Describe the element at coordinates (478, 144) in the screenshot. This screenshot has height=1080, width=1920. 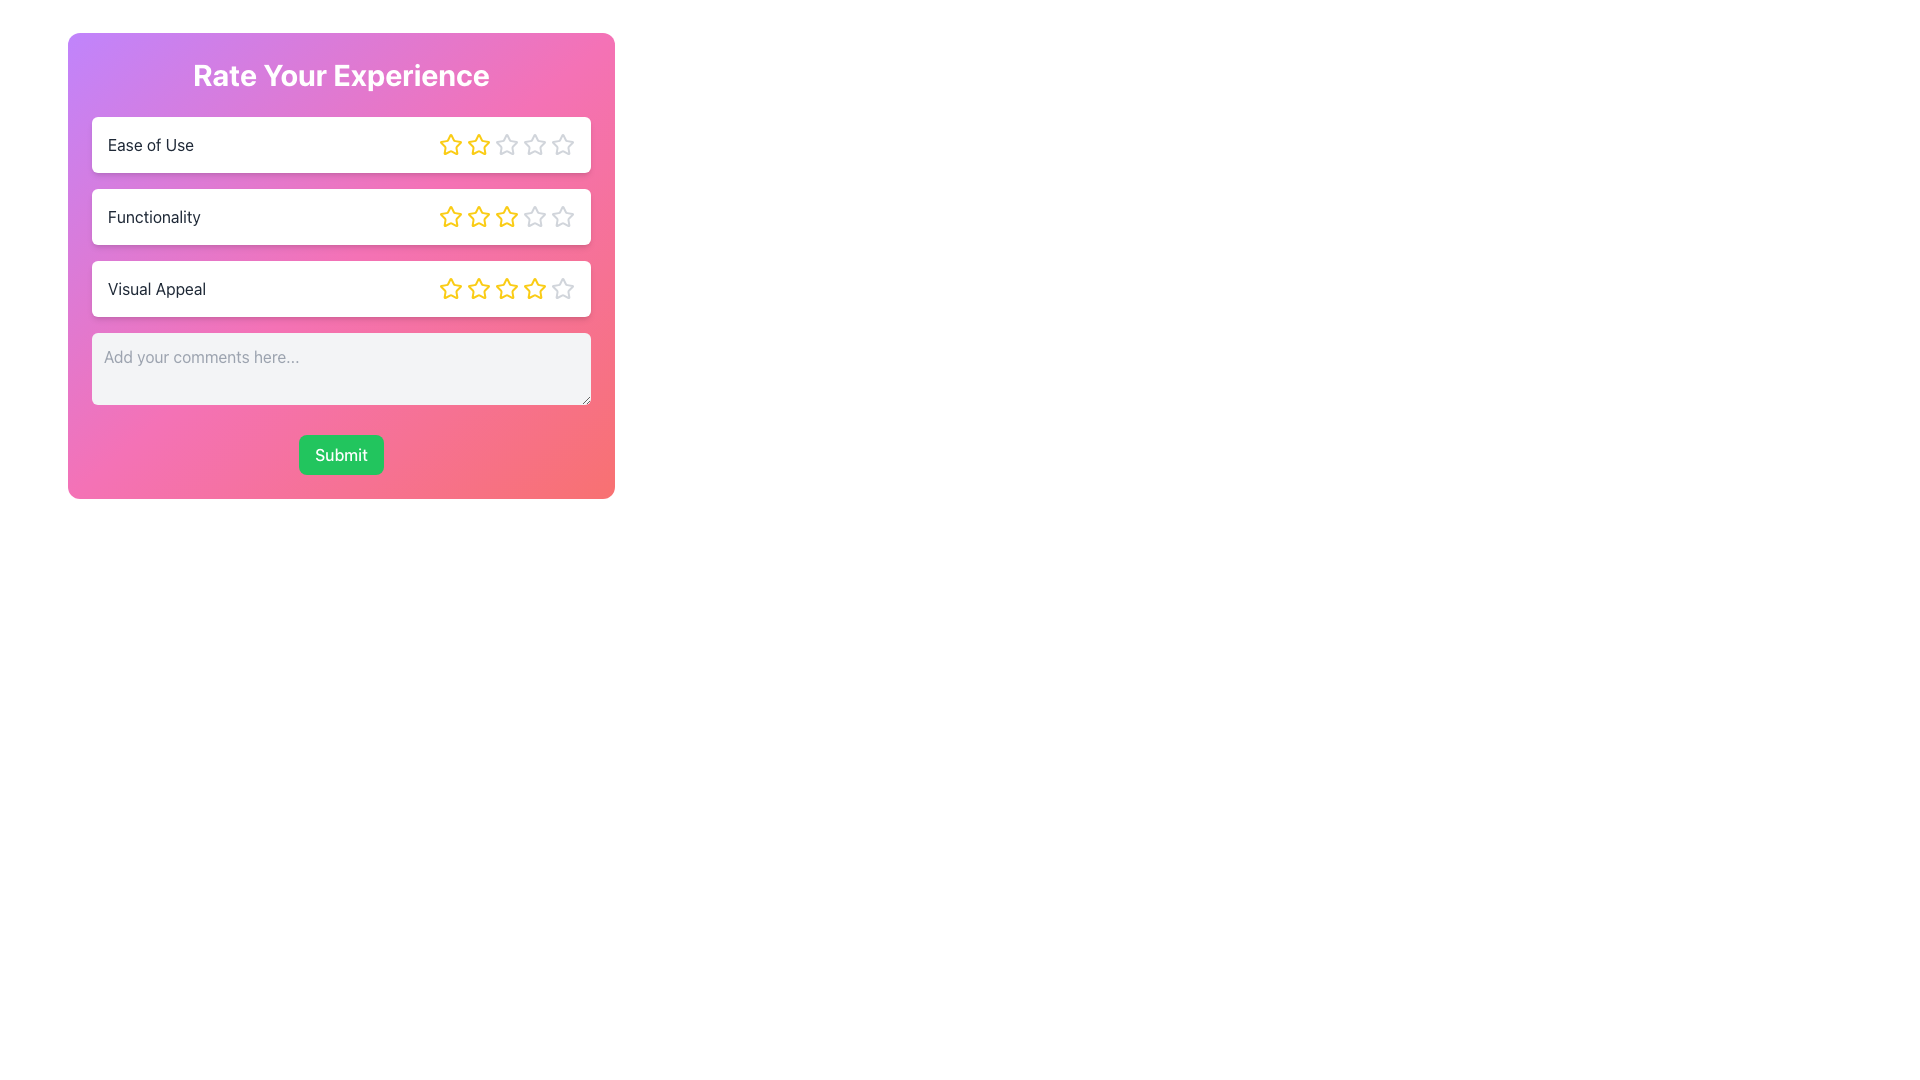
I see `the second star in the row of rating stars under the 'Ease of Use' category to provide a rating` at that location.